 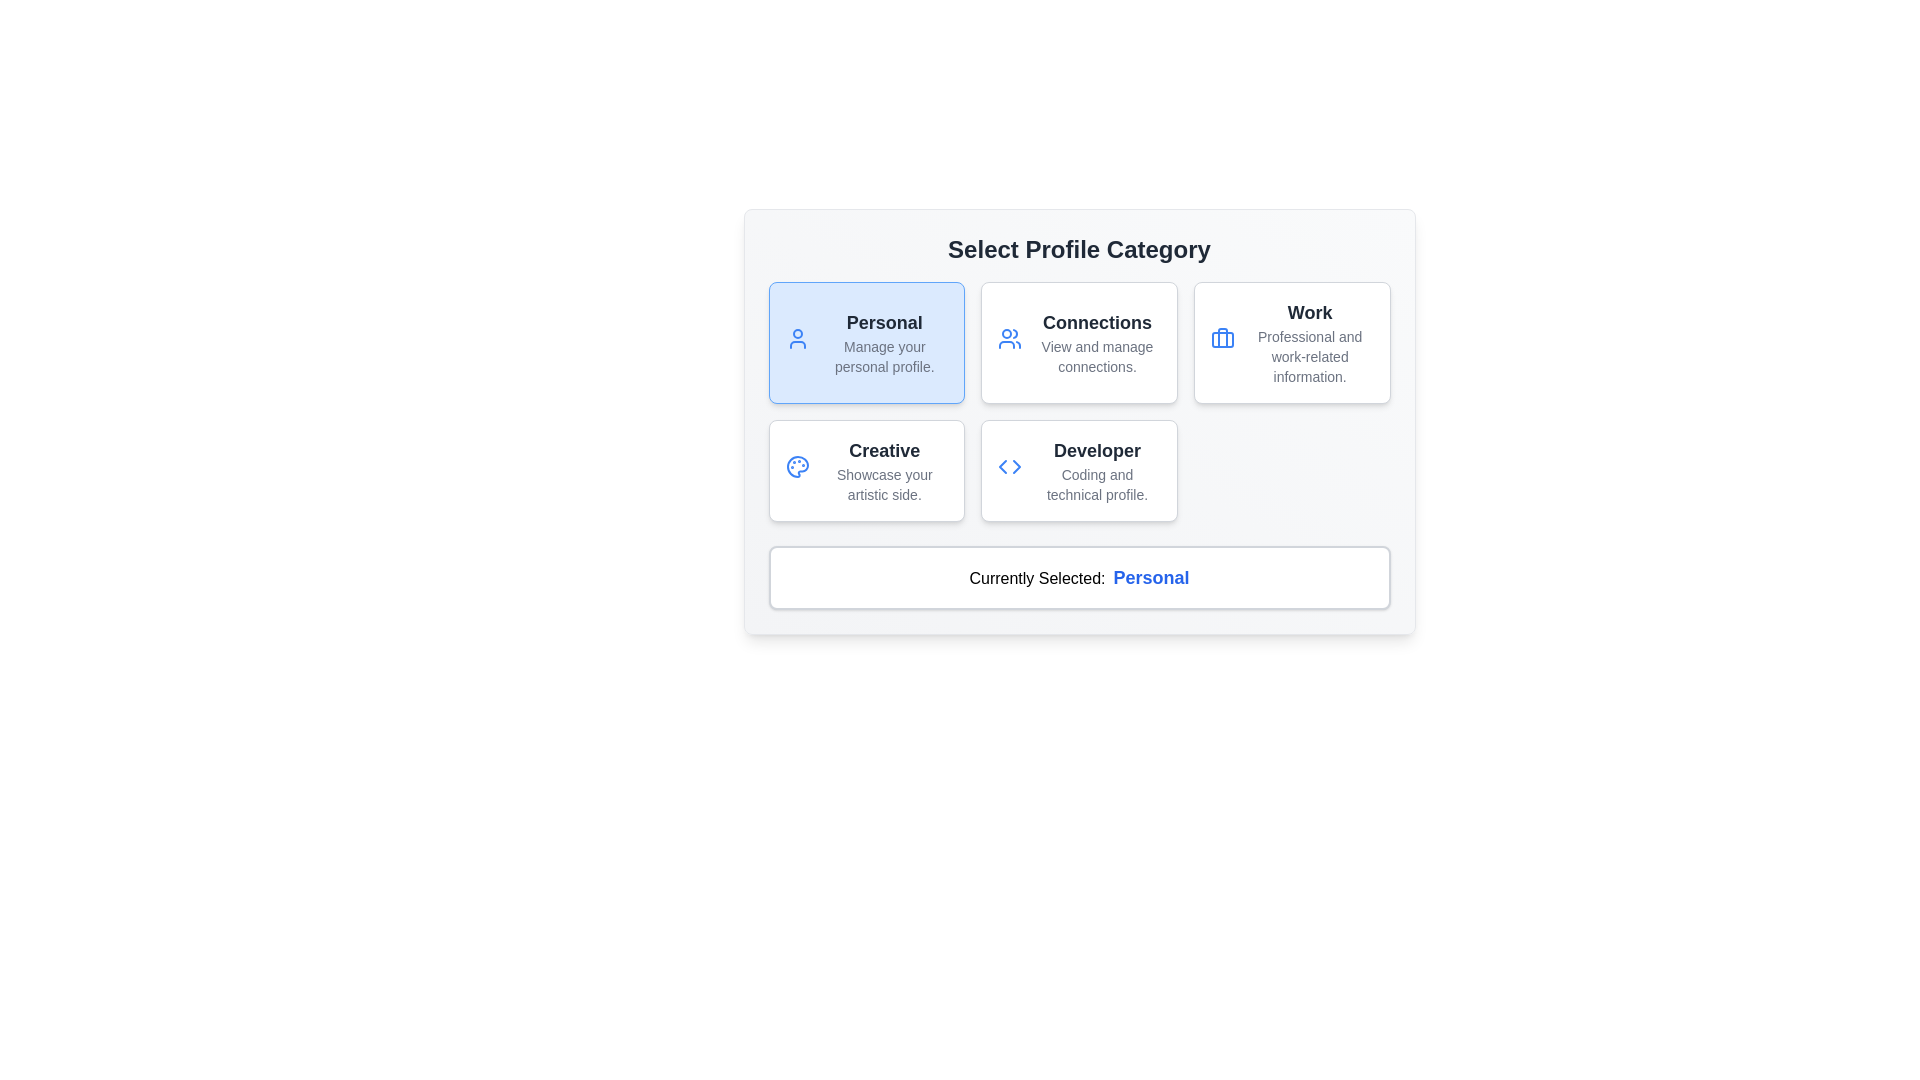 What do you see at coordinates (866, 470) in the screenshot?
I see `the 'Creative' Card button` at bounding box center [866, 470].